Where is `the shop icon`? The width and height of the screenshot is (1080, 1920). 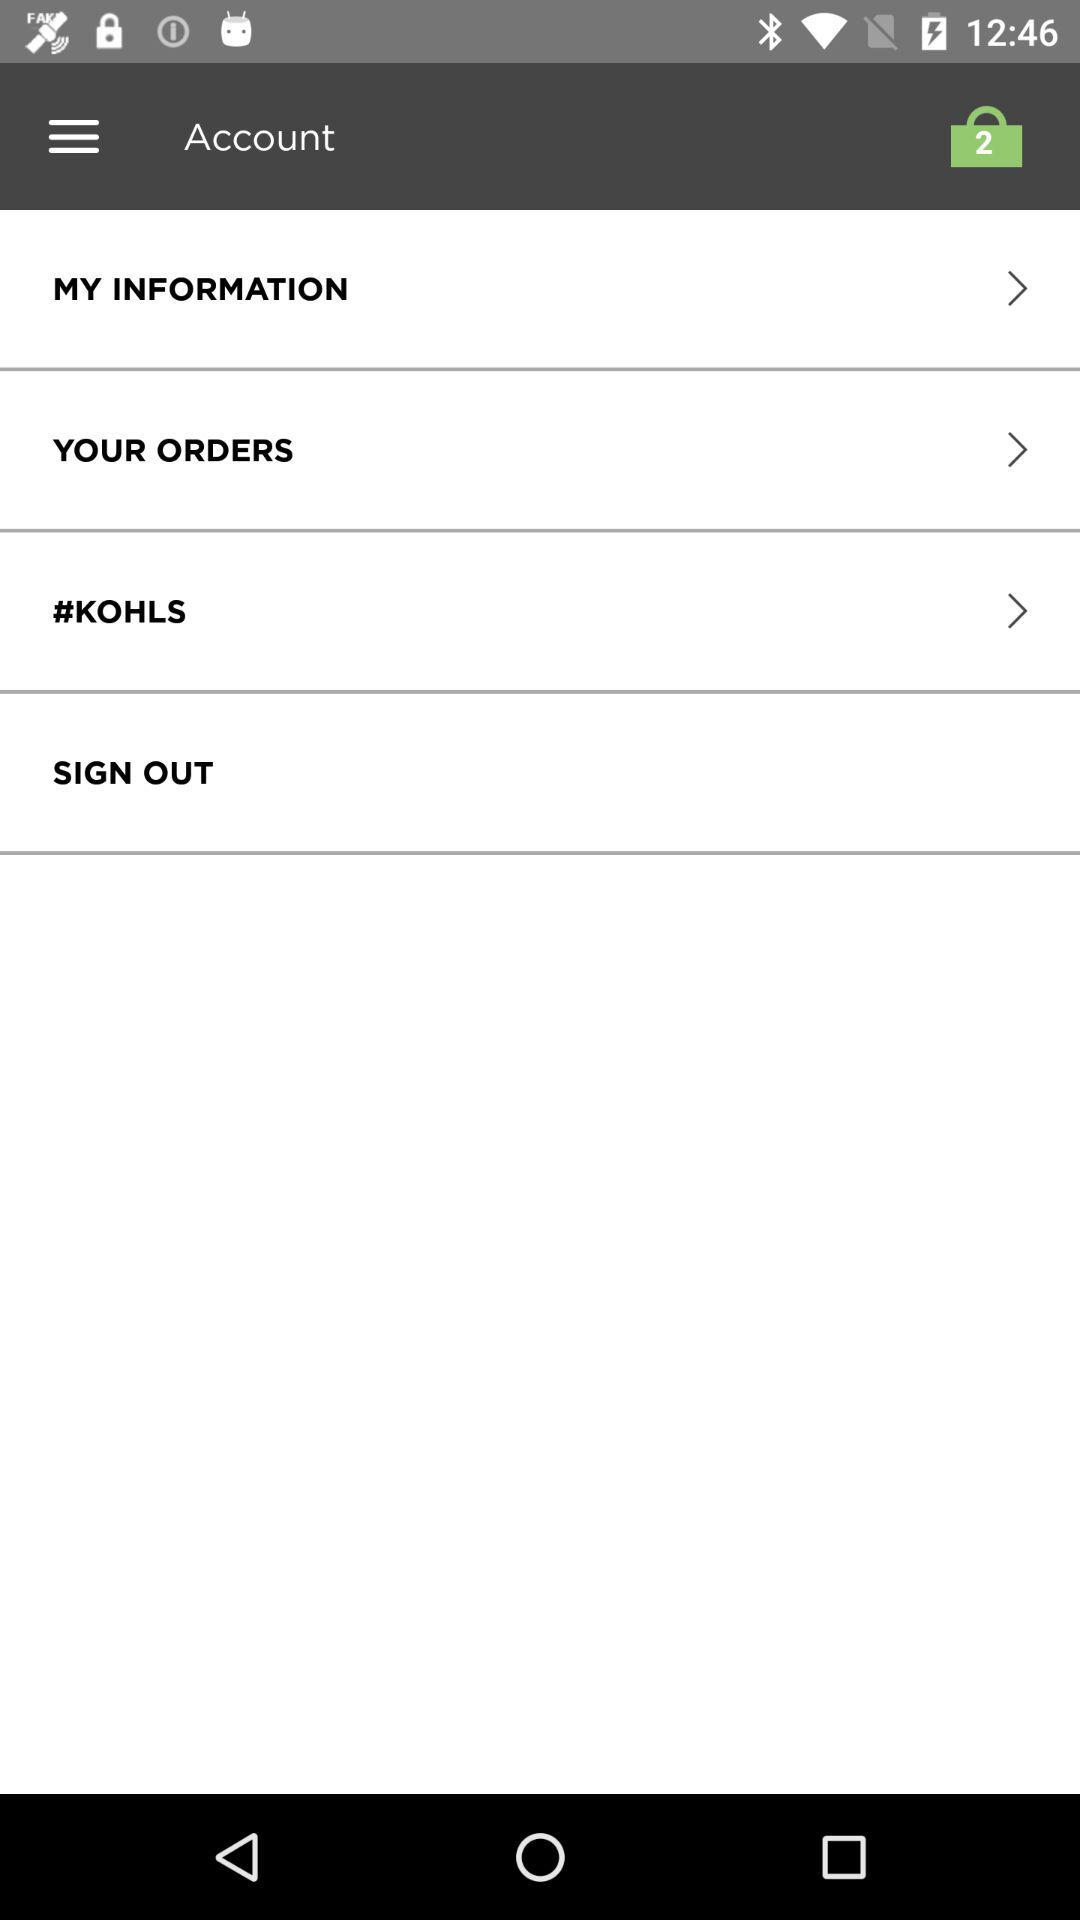 the shop icon is located at coordinates (980, 135).